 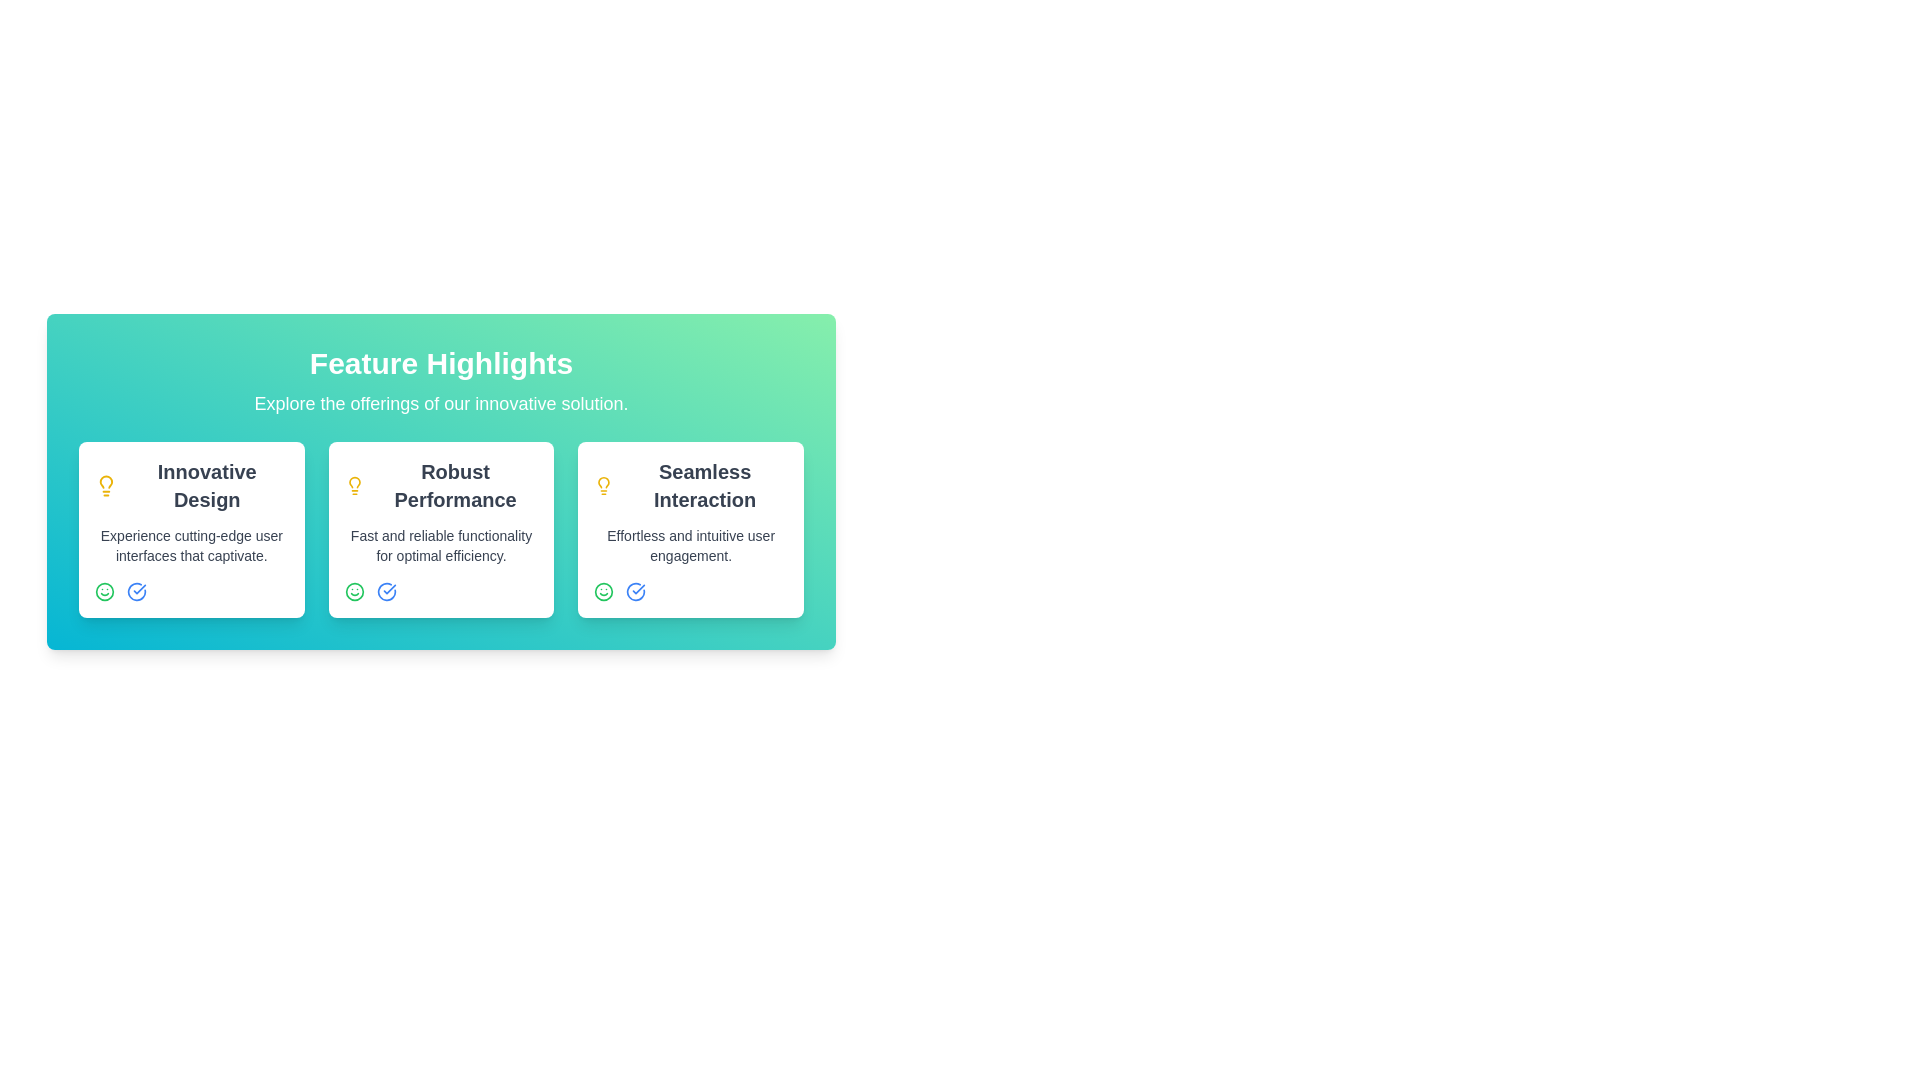 What do you see at coordinates (603, 590) in the screenshot?
I see `the Decorative SVG element, which is a circle within a smiley face icon located inside the third description card beneath the 'Seamless Interaction' title and above a blue checkmark icon` at bounding box center [603, 590].